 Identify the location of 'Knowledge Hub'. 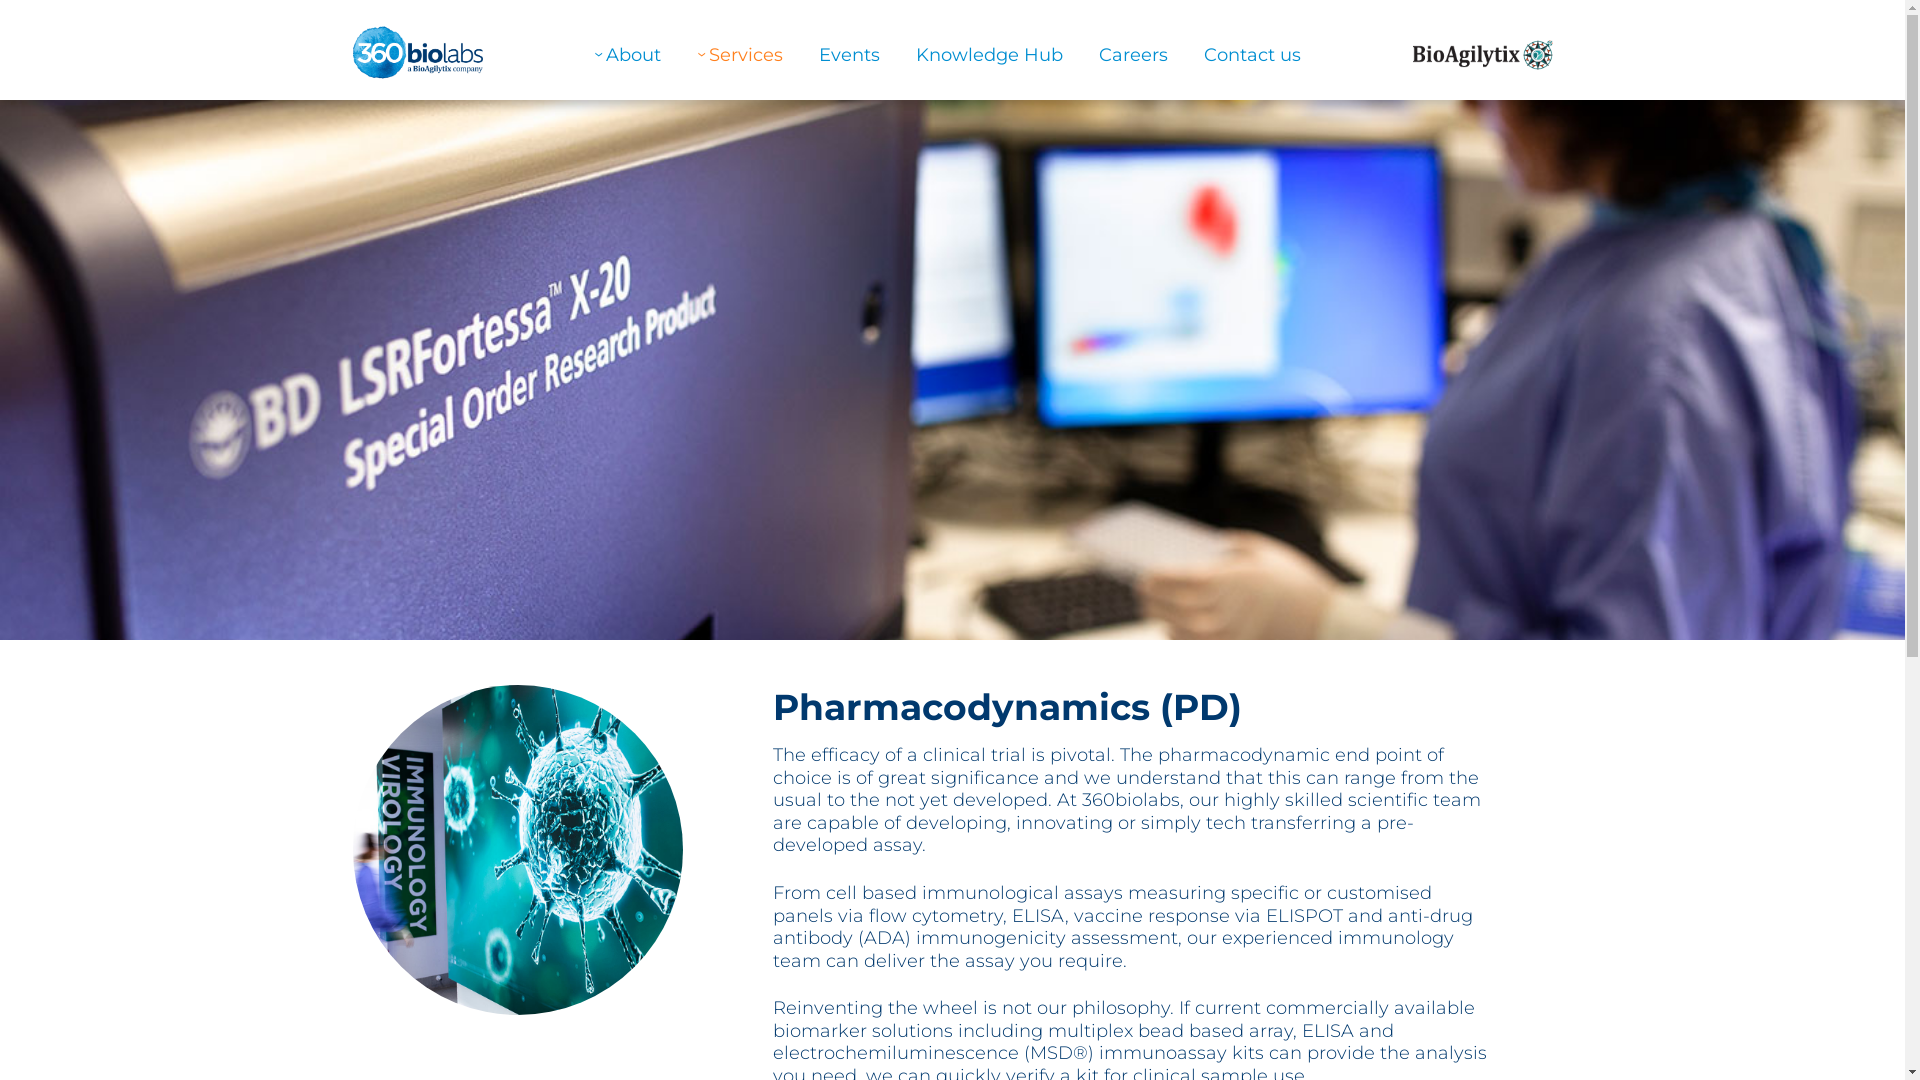
(989, 53).